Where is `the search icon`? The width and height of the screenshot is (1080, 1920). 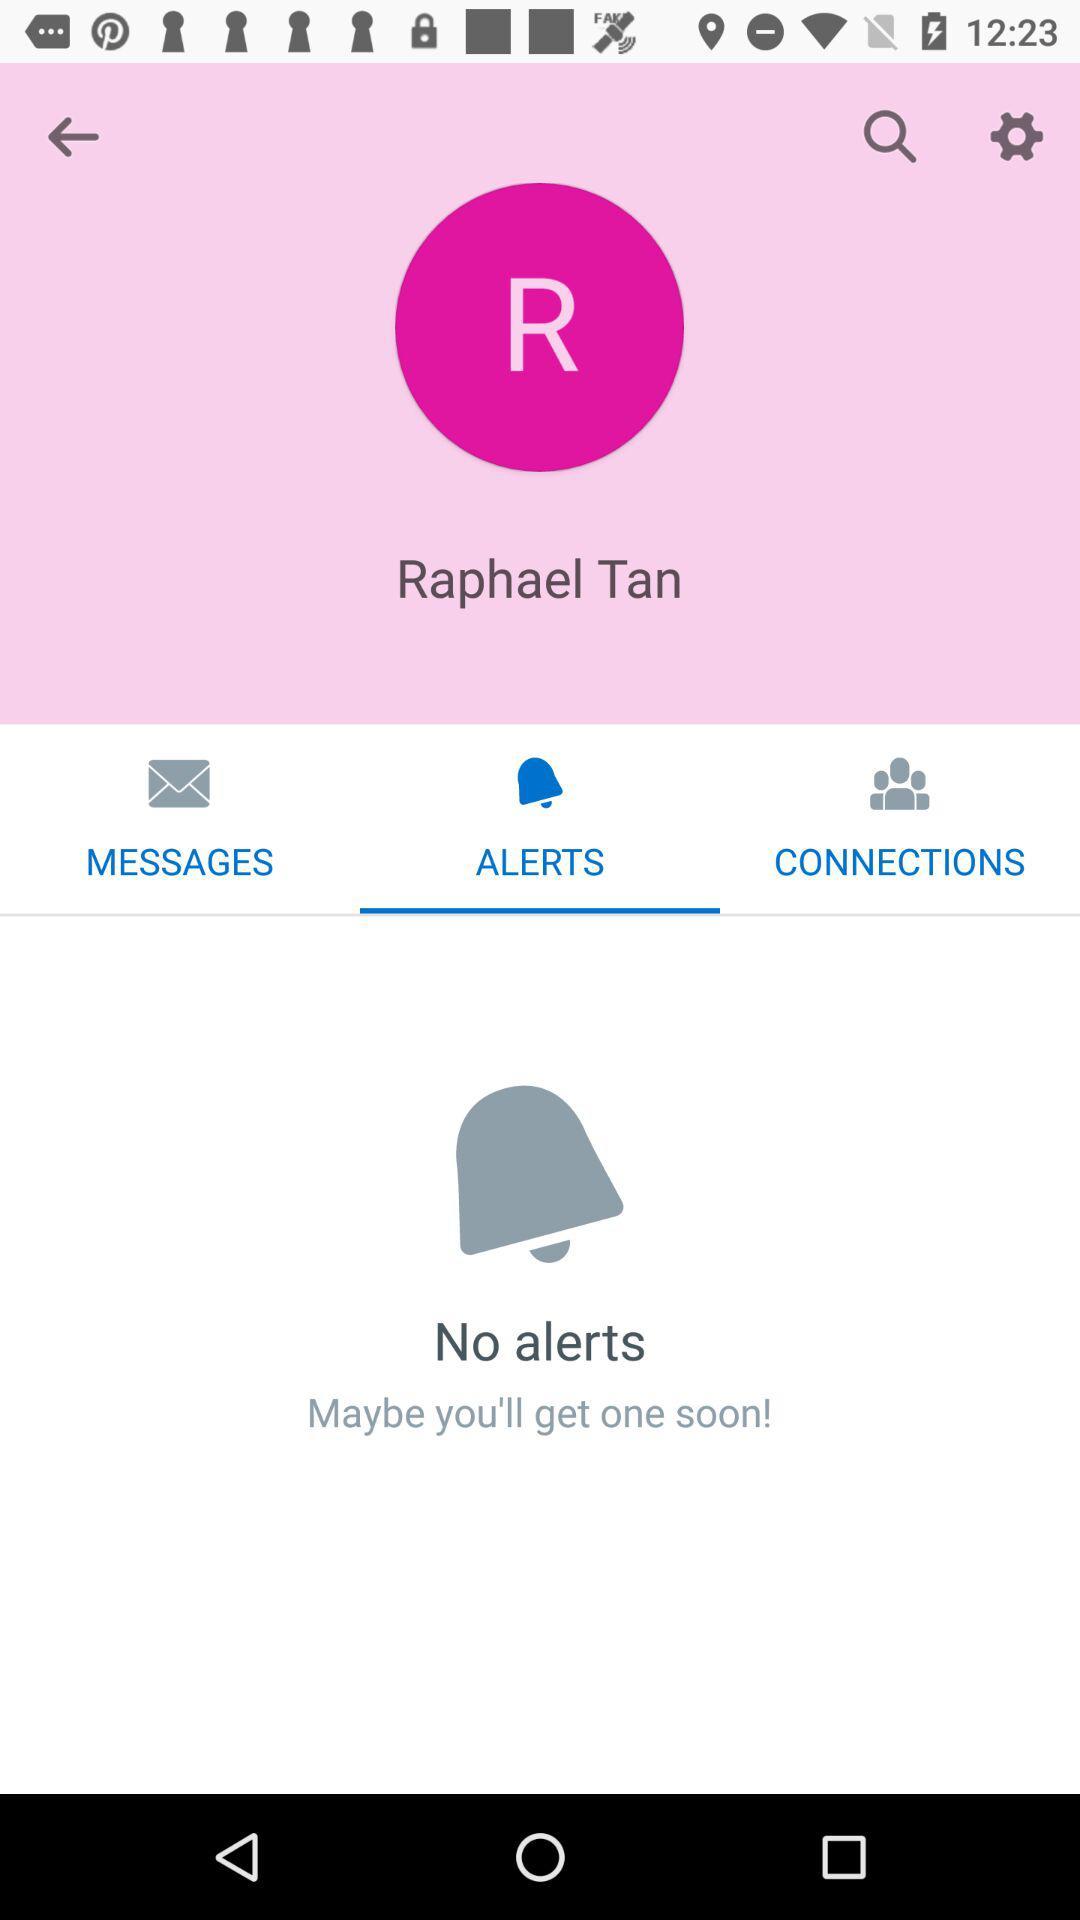
the search icon is located at coordinates (890, 136).